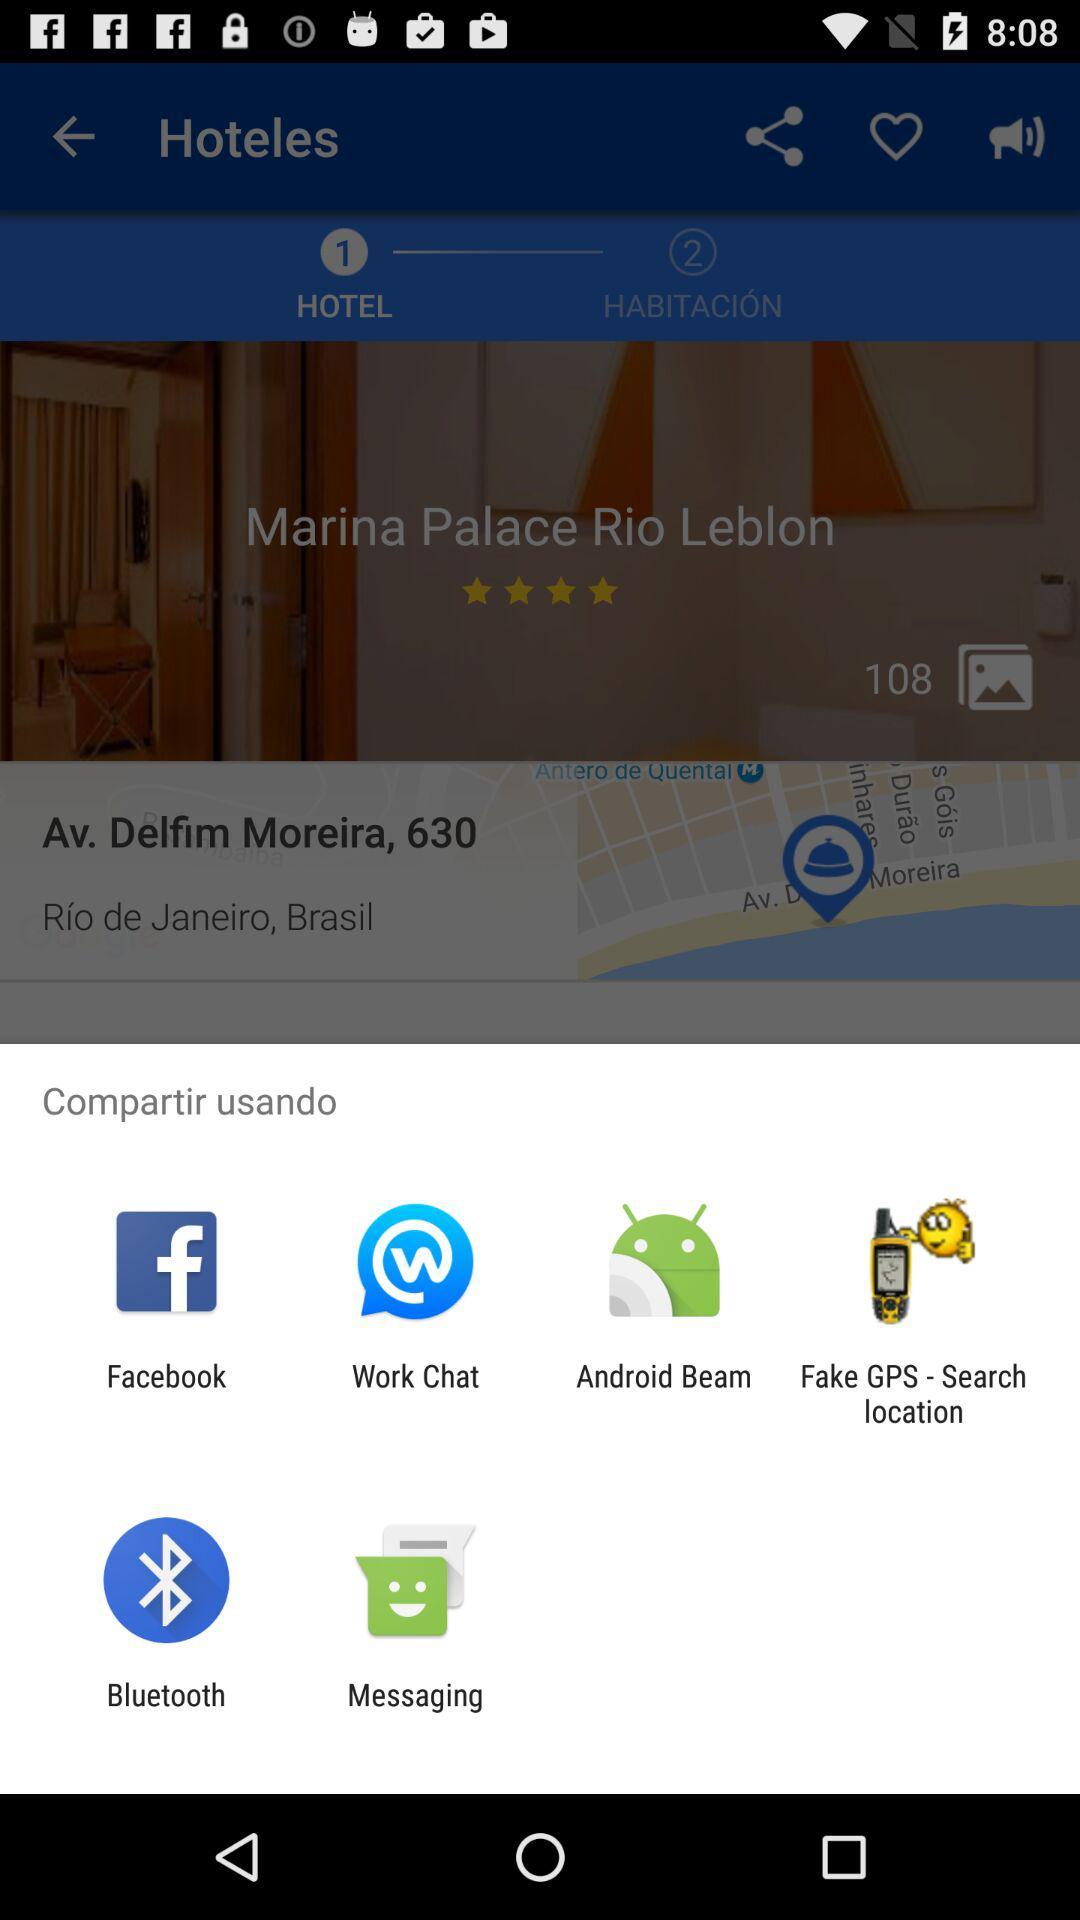 The width and height of the screenshot is (1080, 1920). Describe the element at coordinates (165, 1711) in the screenshot. I see `bluetooth app` at that location.